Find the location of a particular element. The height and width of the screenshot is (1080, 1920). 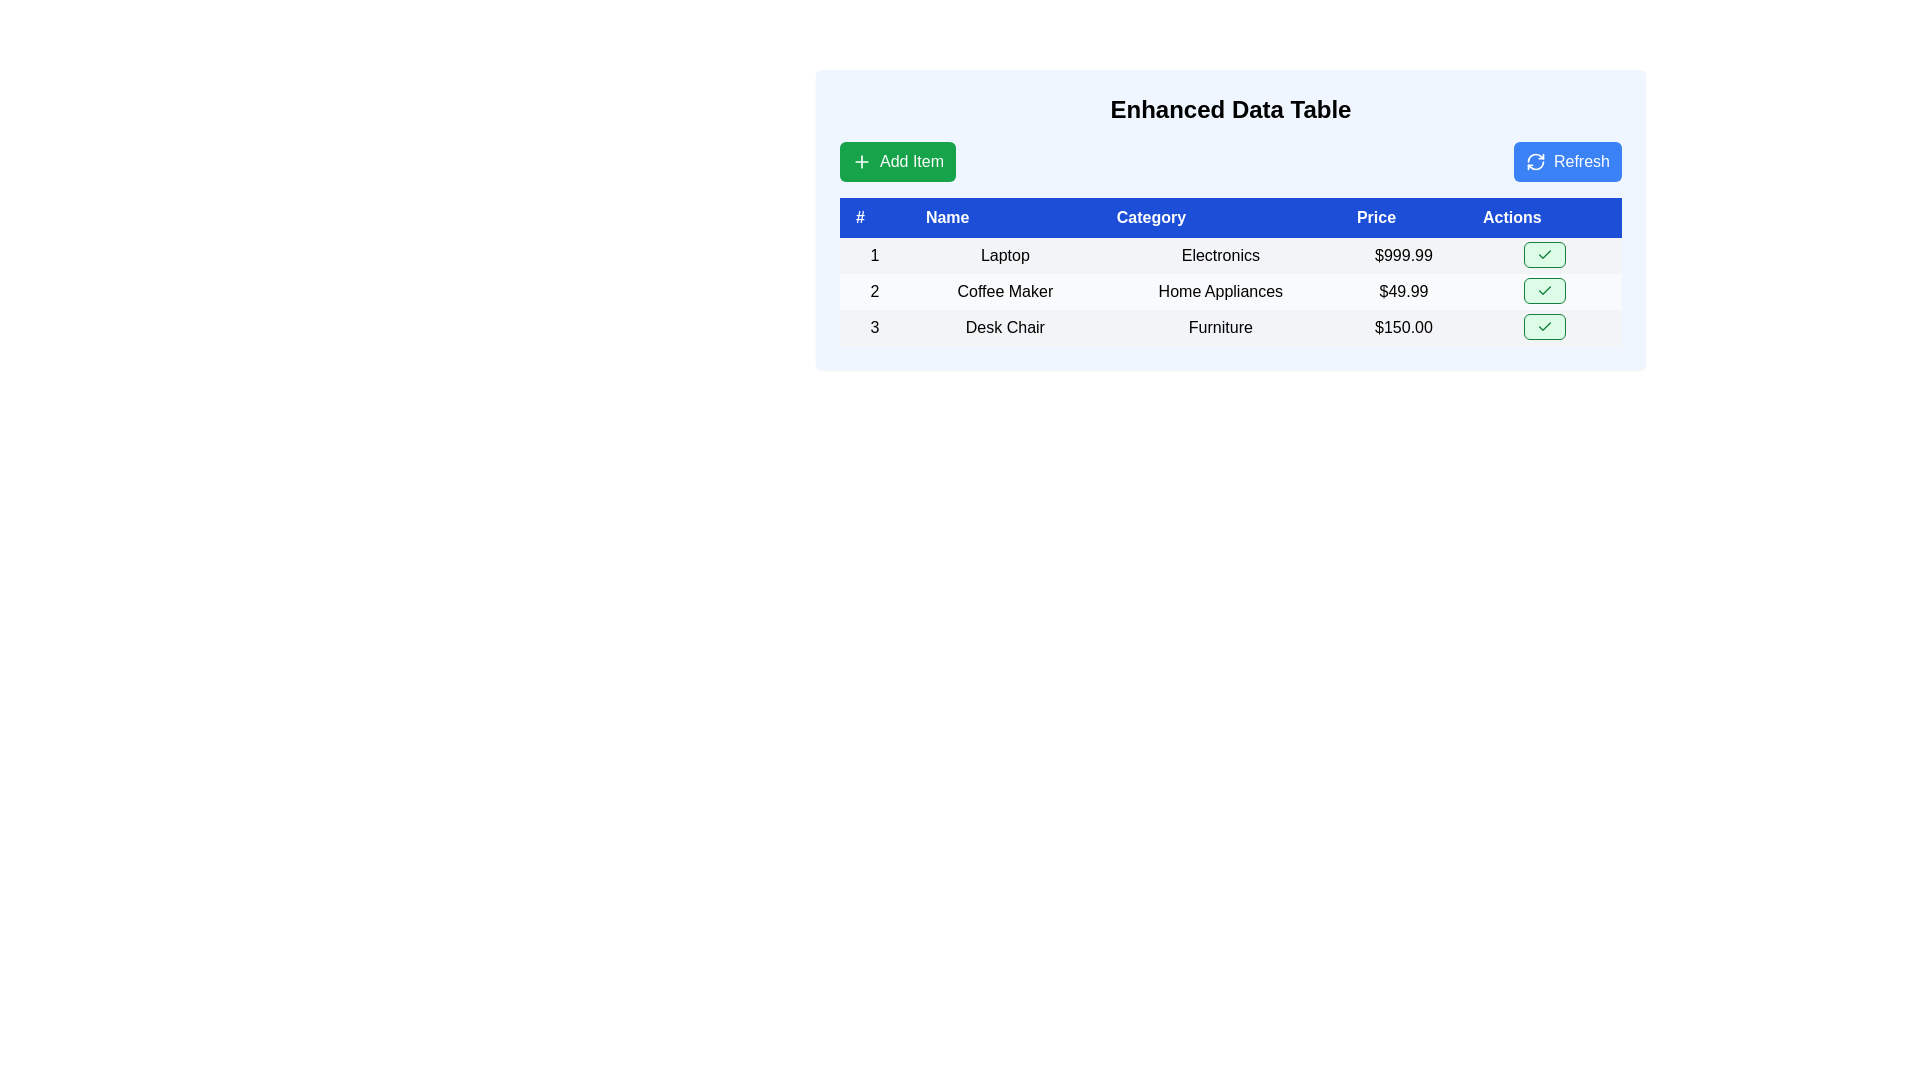

the price label displaying '$150.00' in bold black text, located in the fourth column of the third row of the product details table is located at coordinates (1402, 326).